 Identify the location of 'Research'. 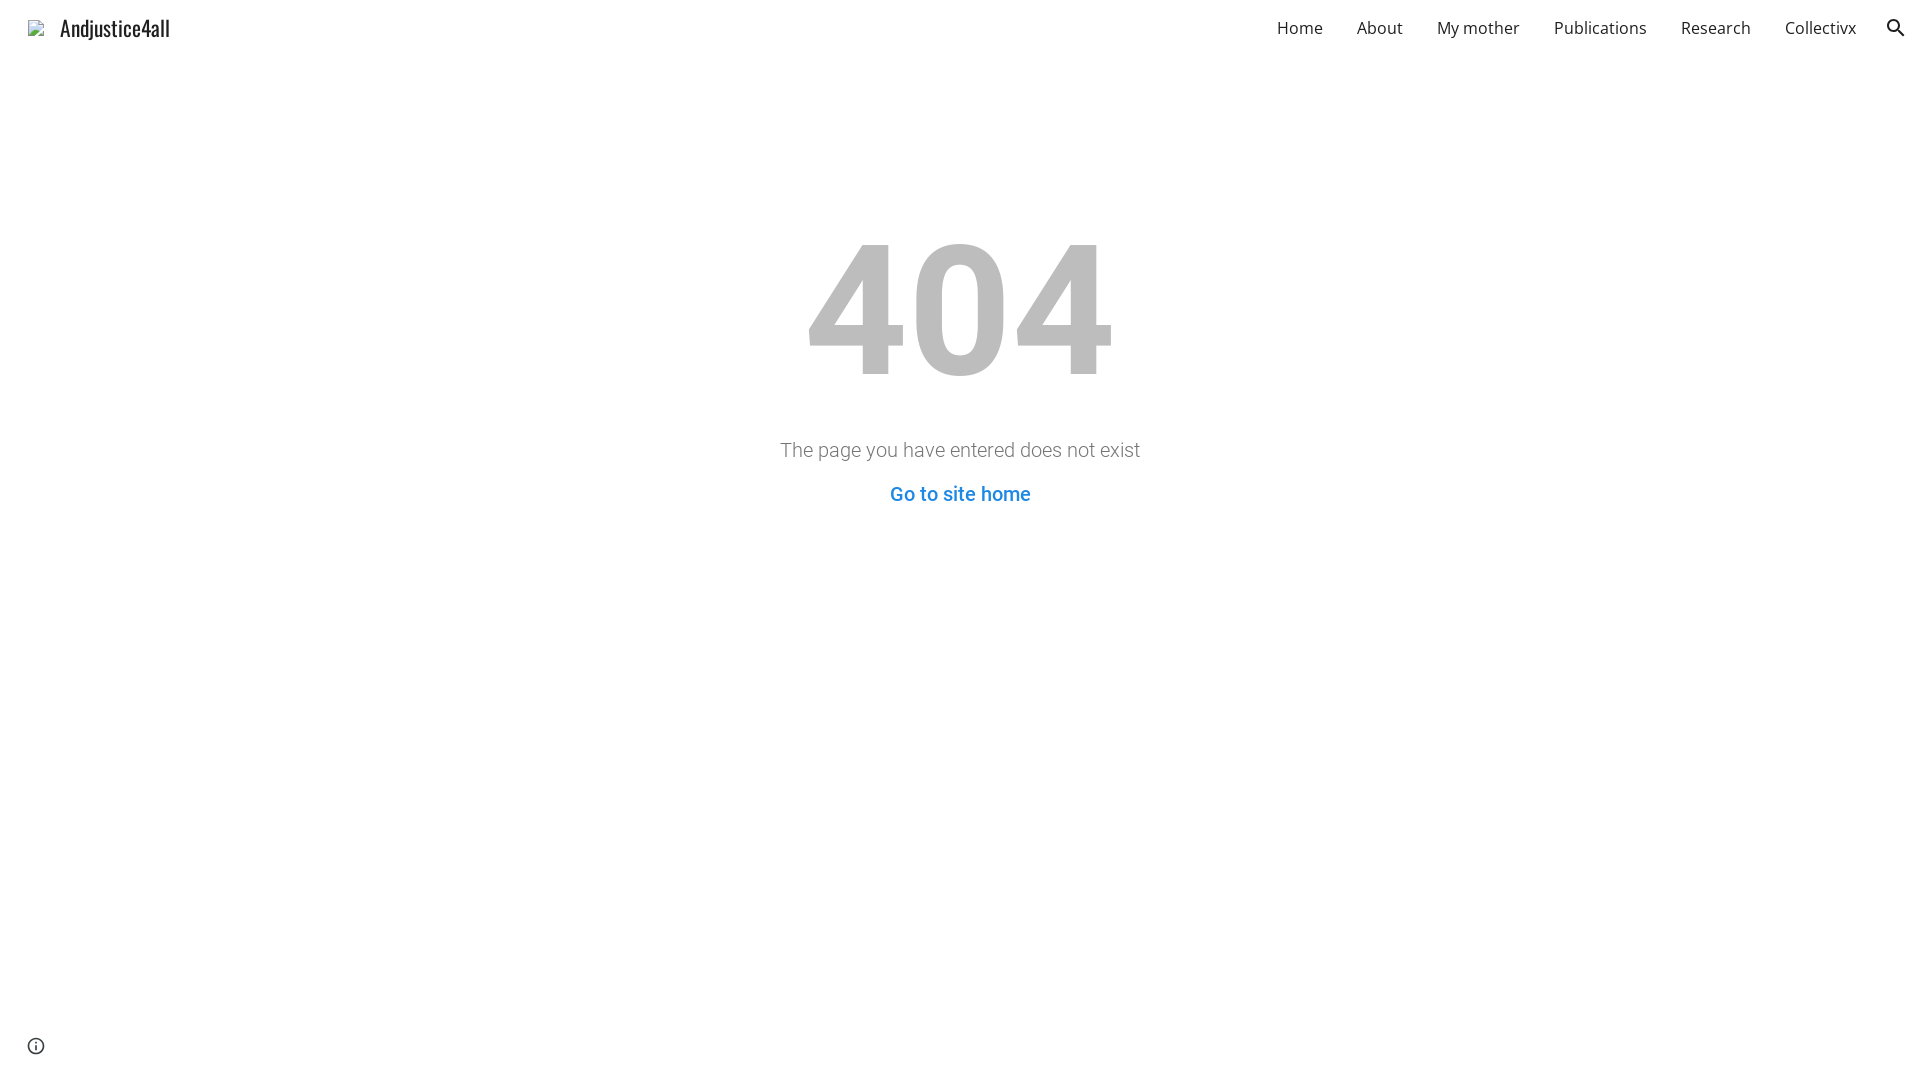
(1670, 27).